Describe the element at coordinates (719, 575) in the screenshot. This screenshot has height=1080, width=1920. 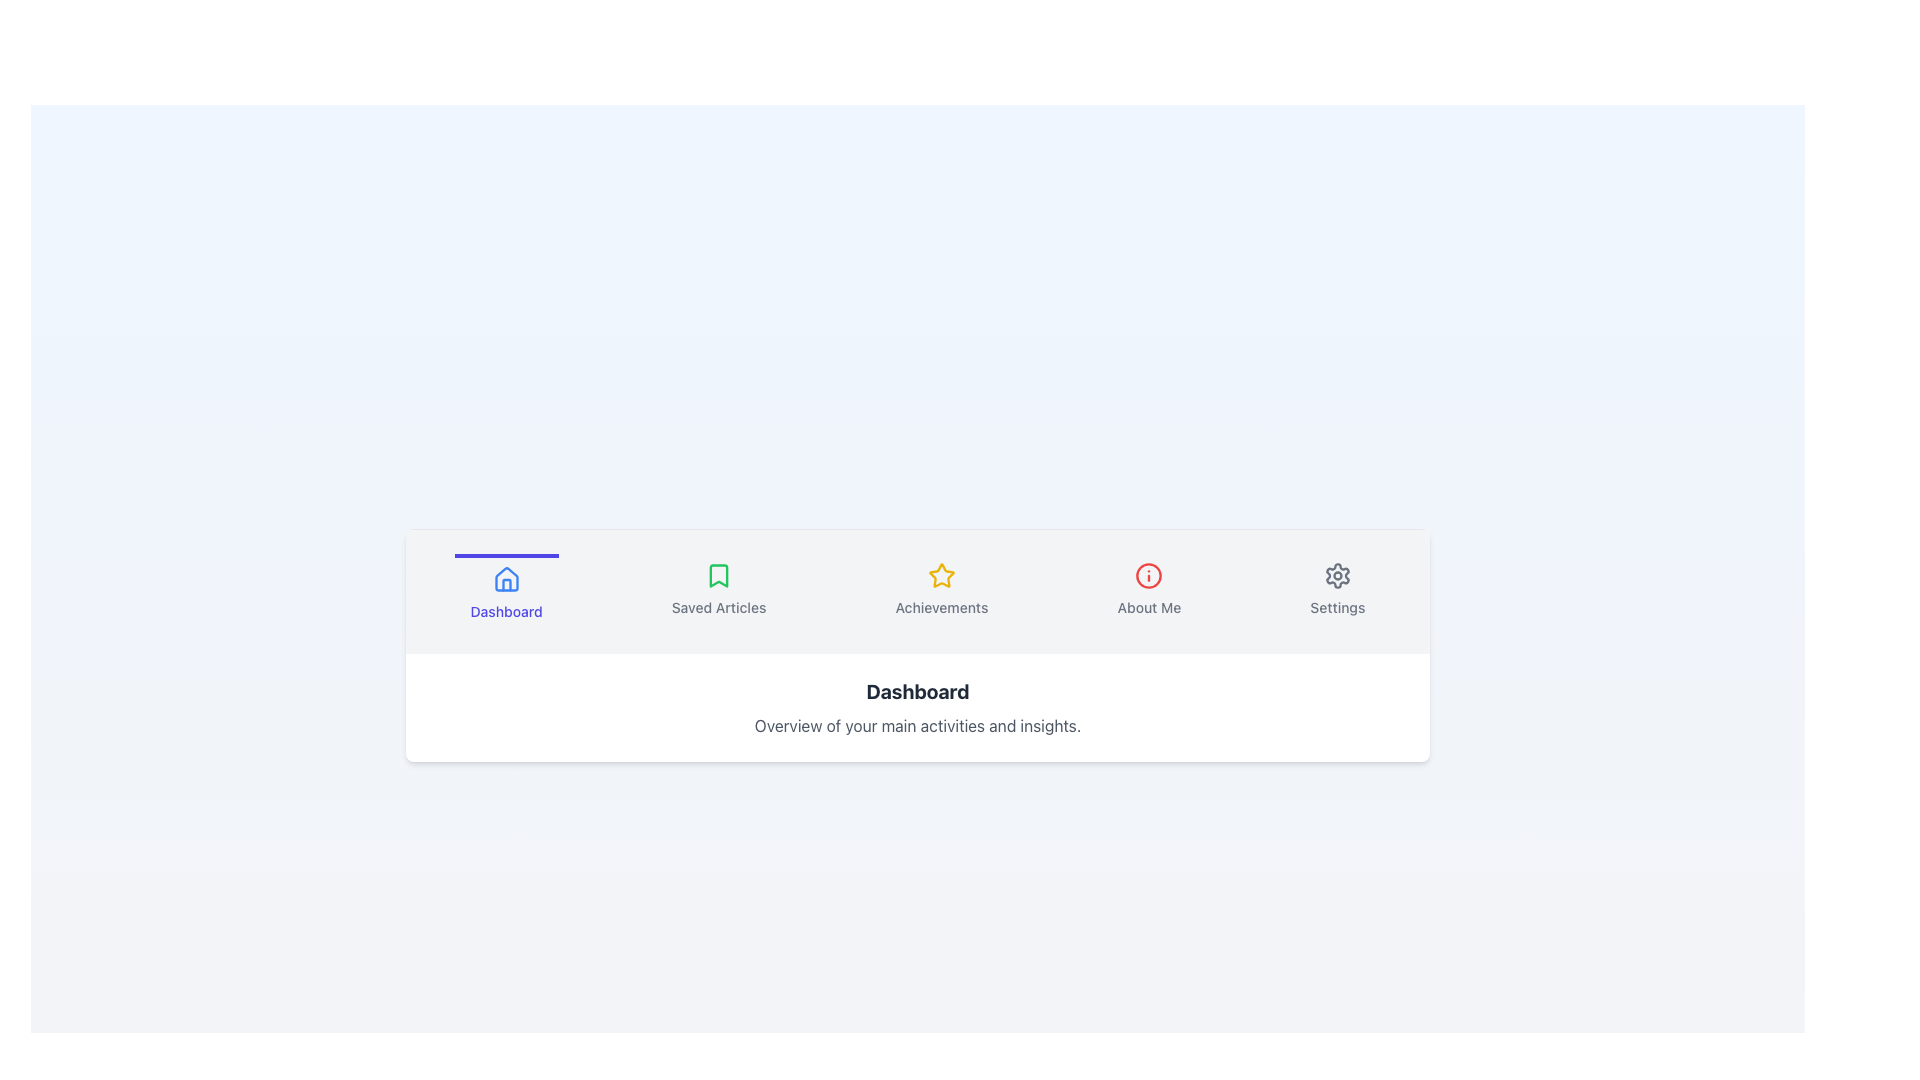
I see `the bookmarking icon that visually represents the 'Saved Articles' menu item, located above the text 'Saved Articles'` at that location.